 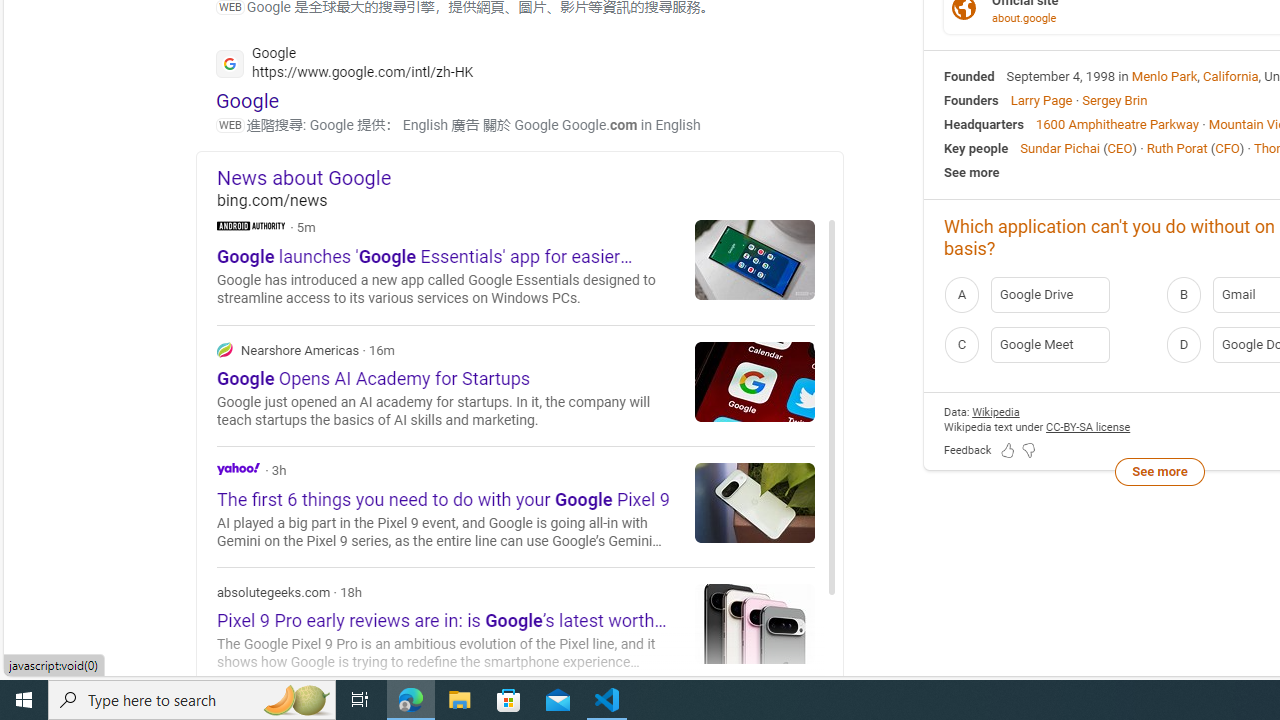 I want to click on 'Yahoo', so click(x=238, y=468).